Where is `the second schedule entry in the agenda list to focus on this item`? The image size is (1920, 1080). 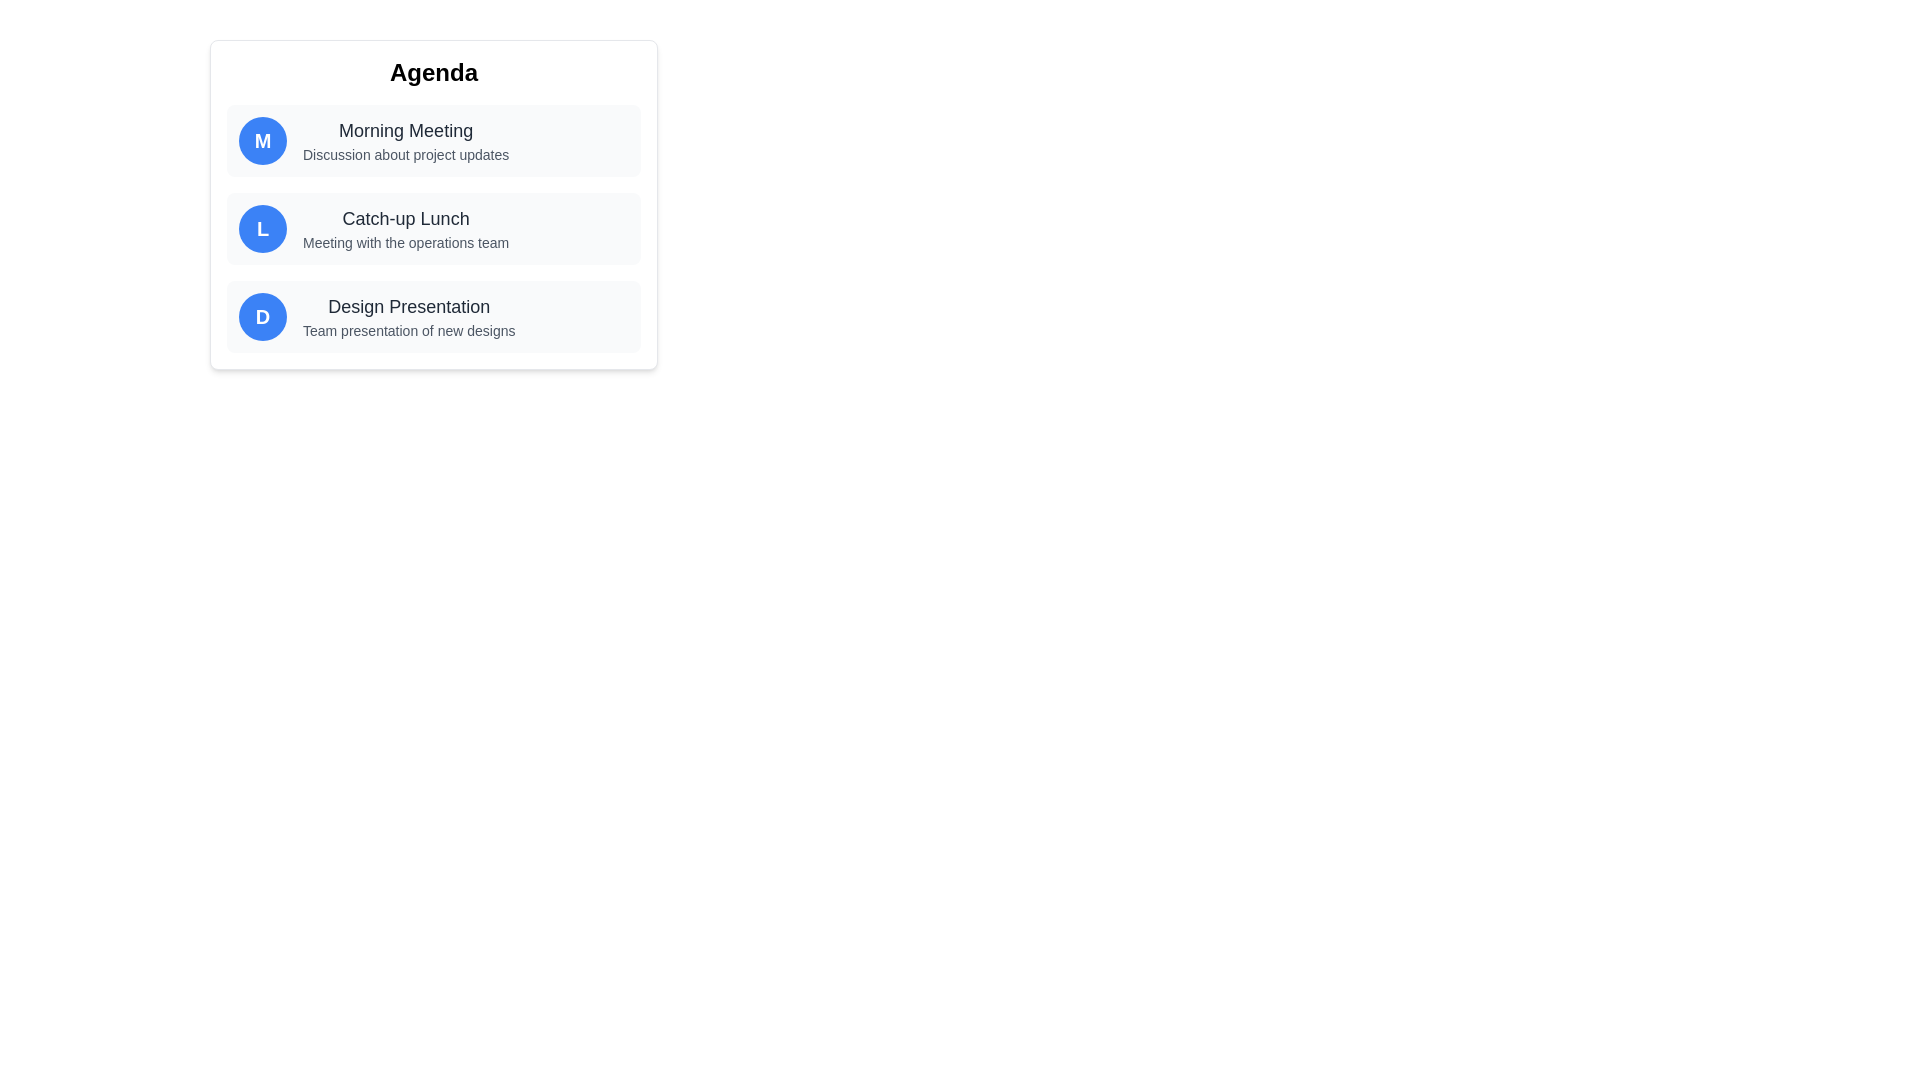
the second schedule entry in the agenda list to focus on this item is located at coordinates (432, 204).